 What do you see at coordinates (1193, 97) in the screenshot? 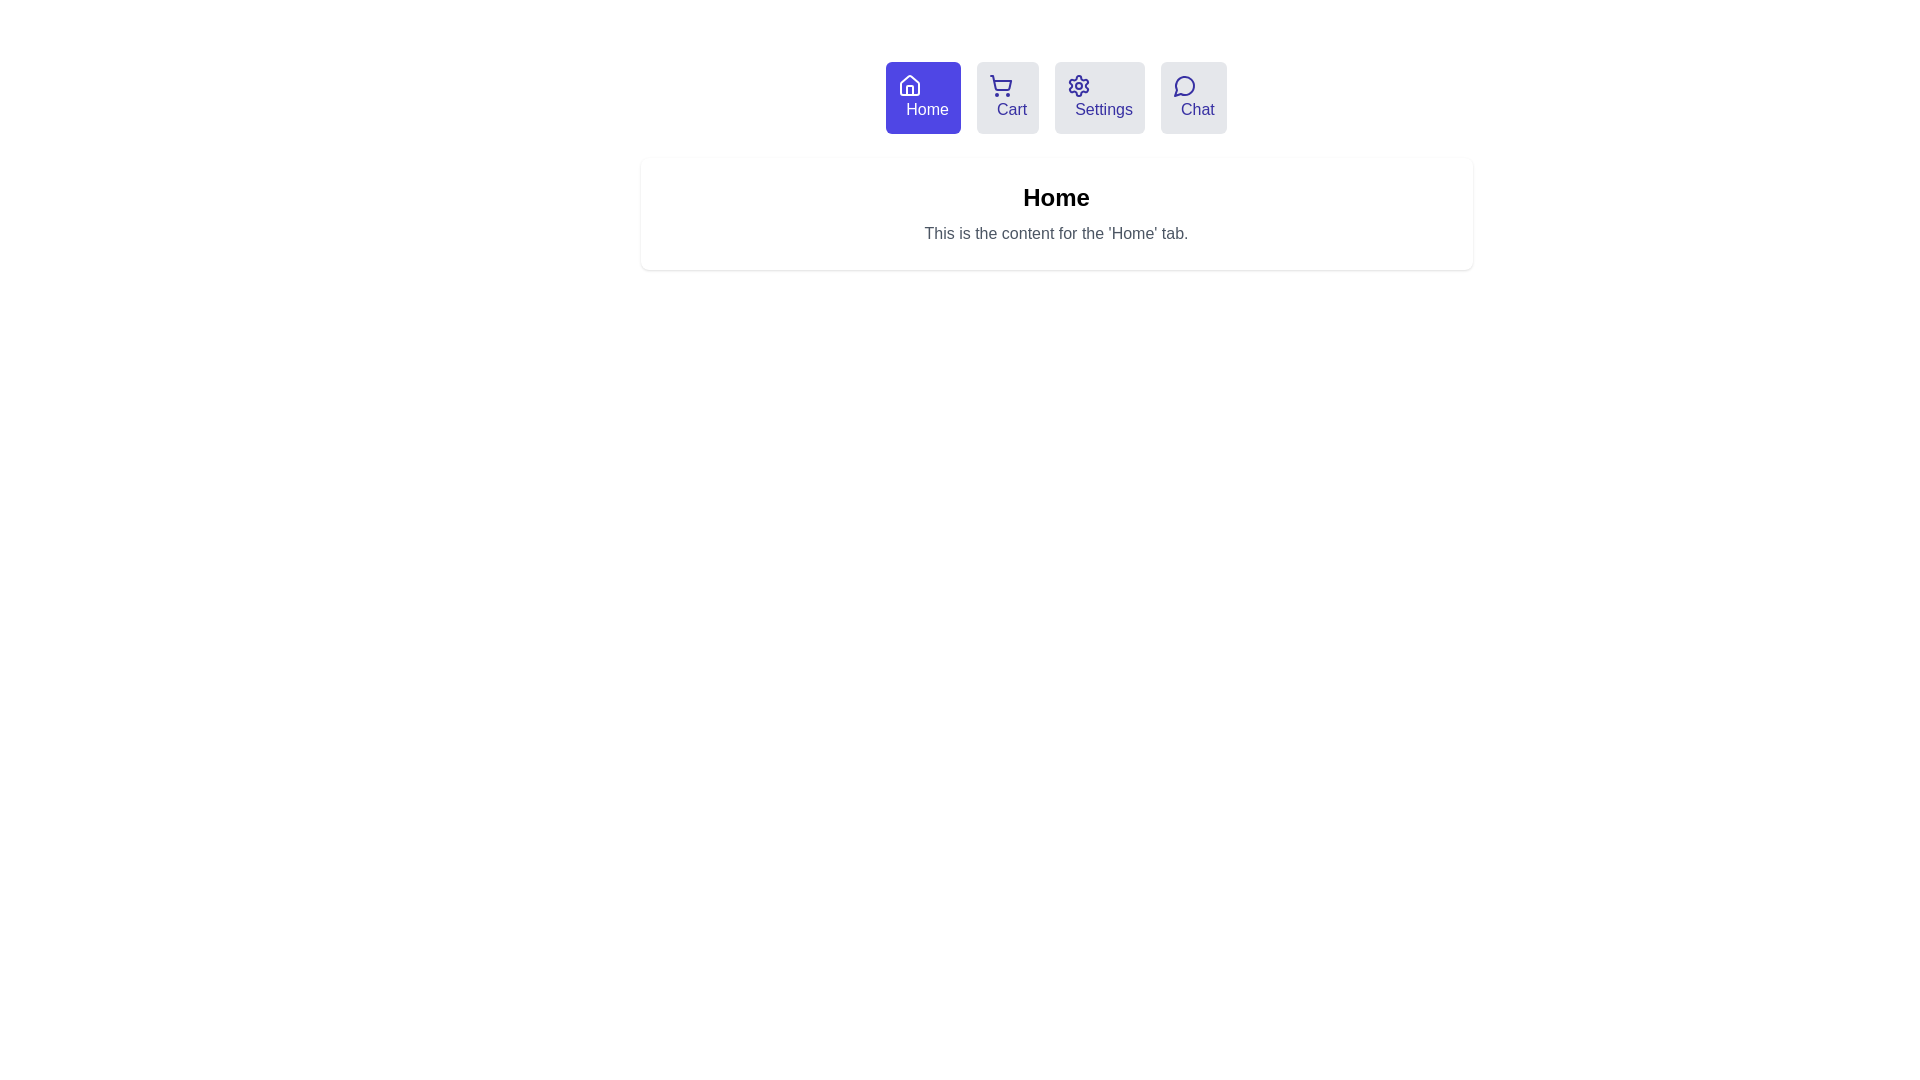
I see `the tab labeled Chat to observe its visual changes` at bounding box center [1193, 97].